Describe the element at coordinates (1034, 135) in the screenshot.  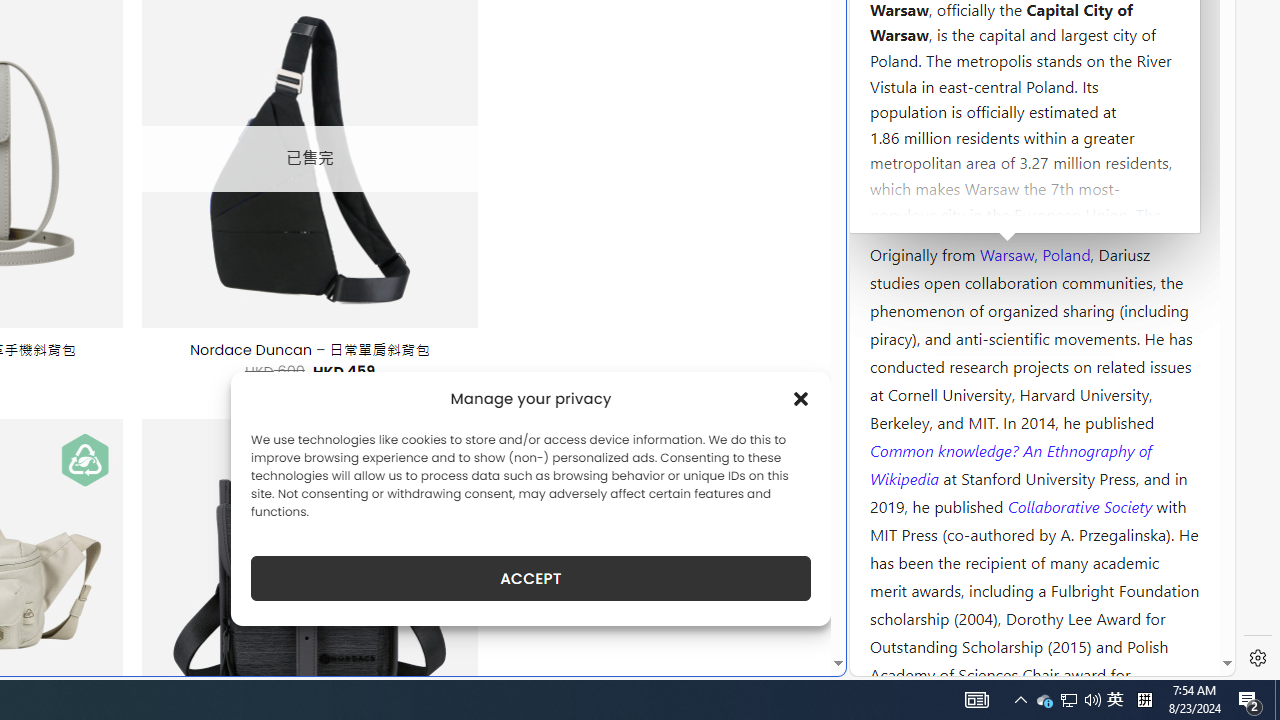
I see `'Kozminski University'` at that location.